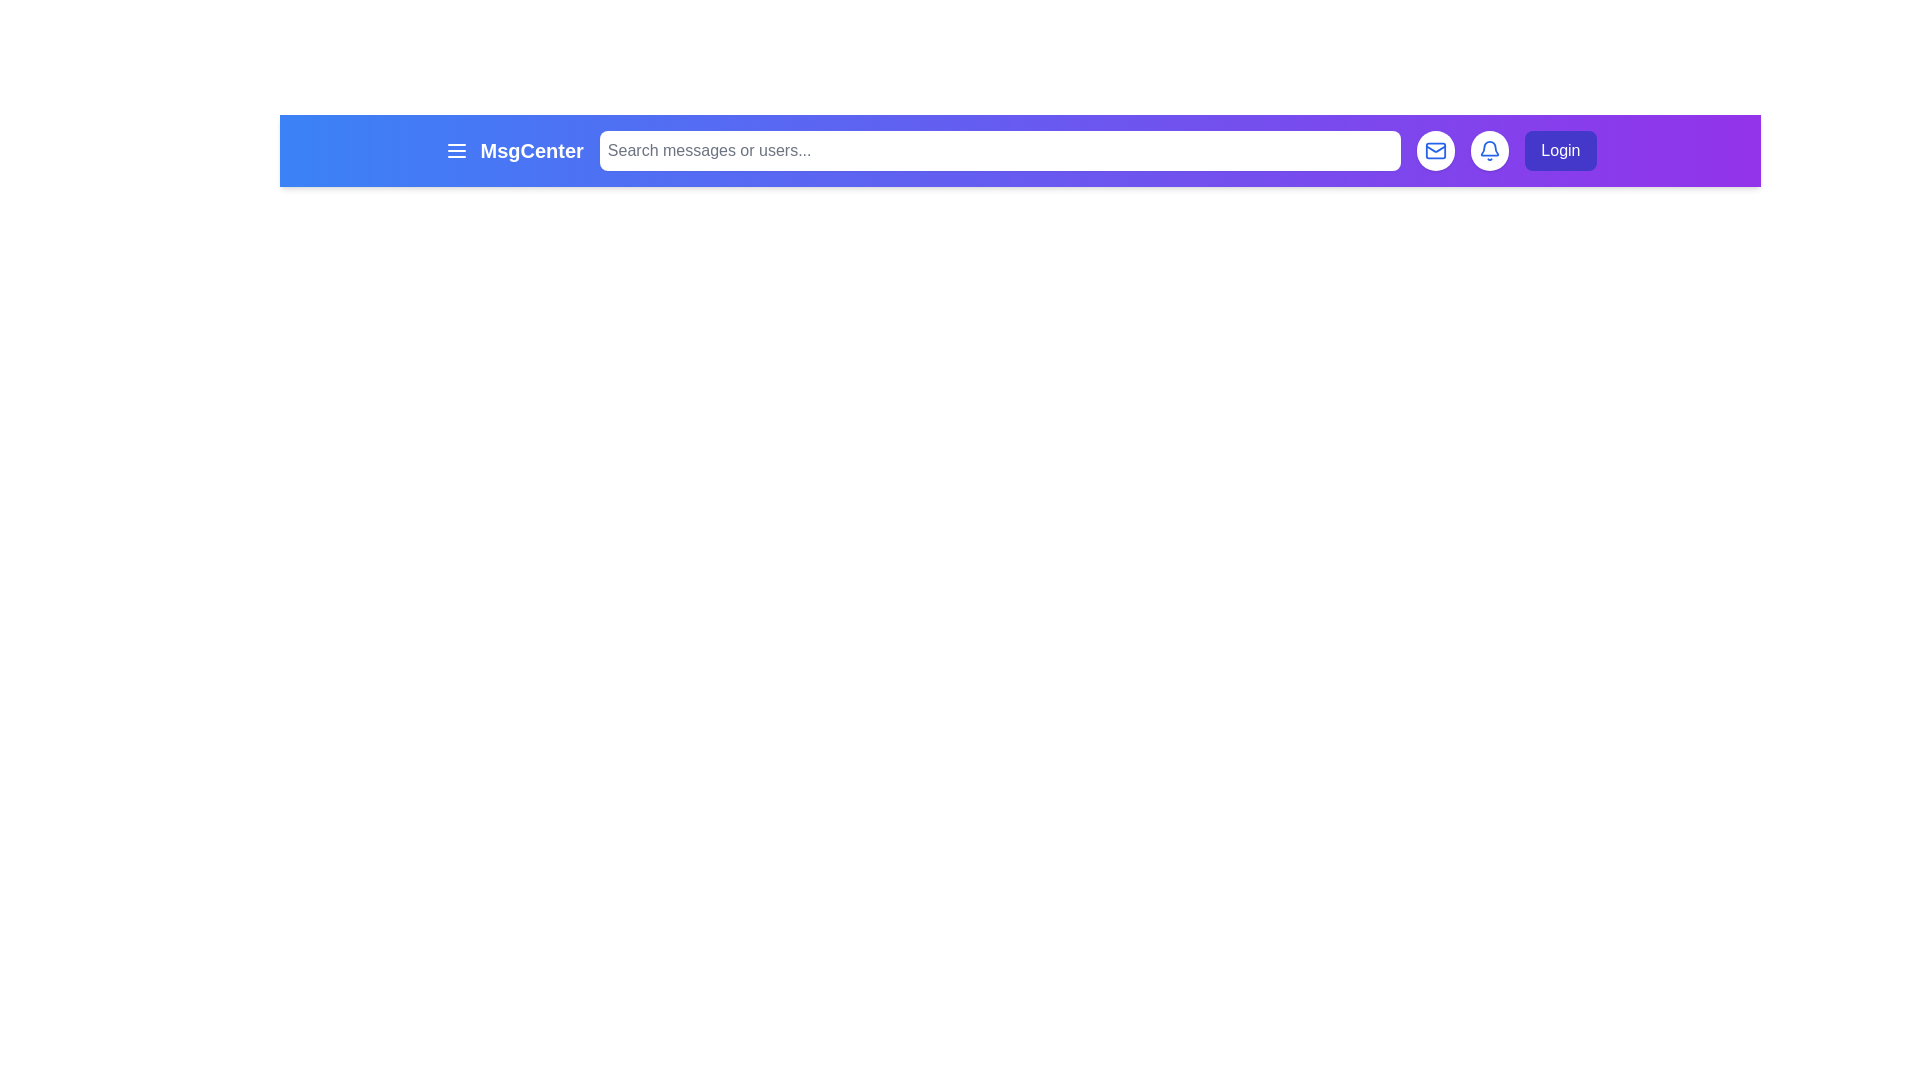 Image resolution: width=1920 pixels, height=1080 pixels. What do you see at coordinates (1559, 149) in the screenshot?
I see `the 'Login' button to initiate the login process` at bounding box center [1559, 149].